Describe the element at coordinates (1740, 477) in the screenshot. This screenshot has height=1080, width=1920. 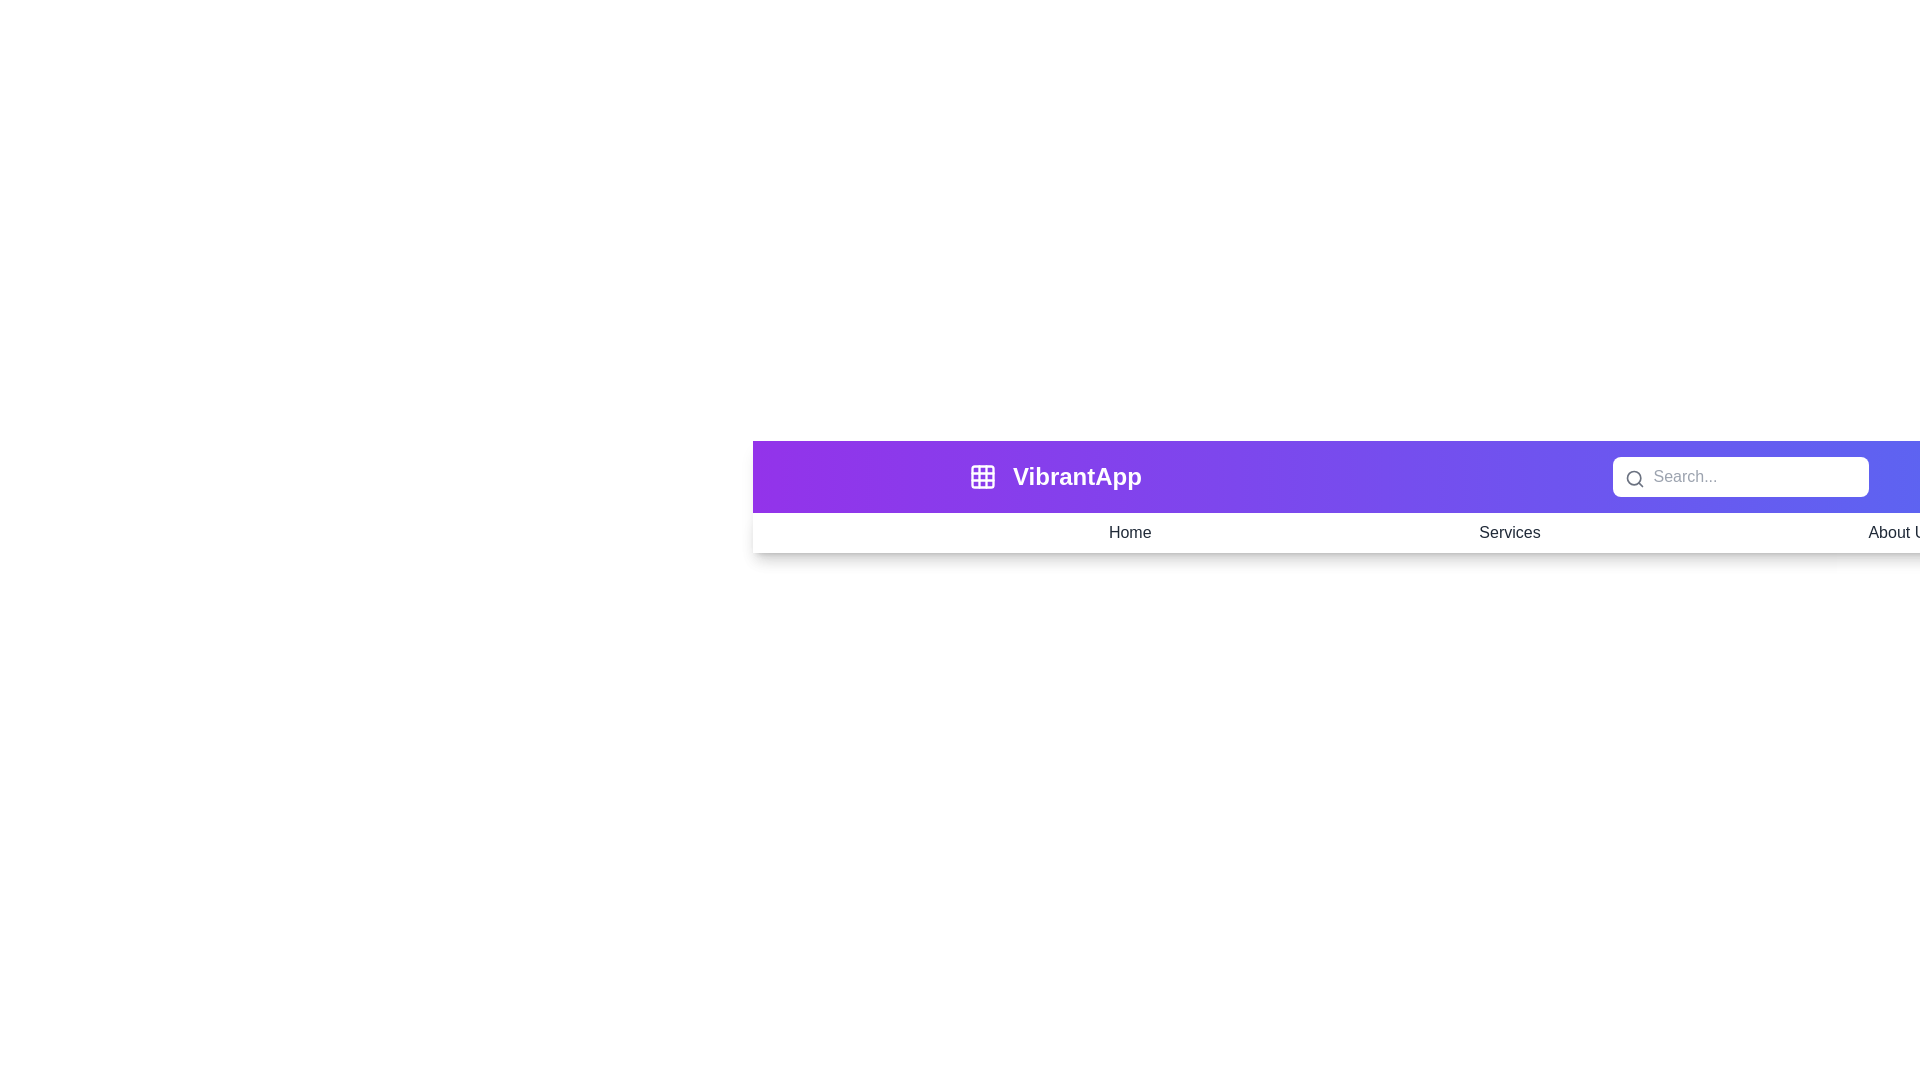
I see `the search input field to focus it` at that location.